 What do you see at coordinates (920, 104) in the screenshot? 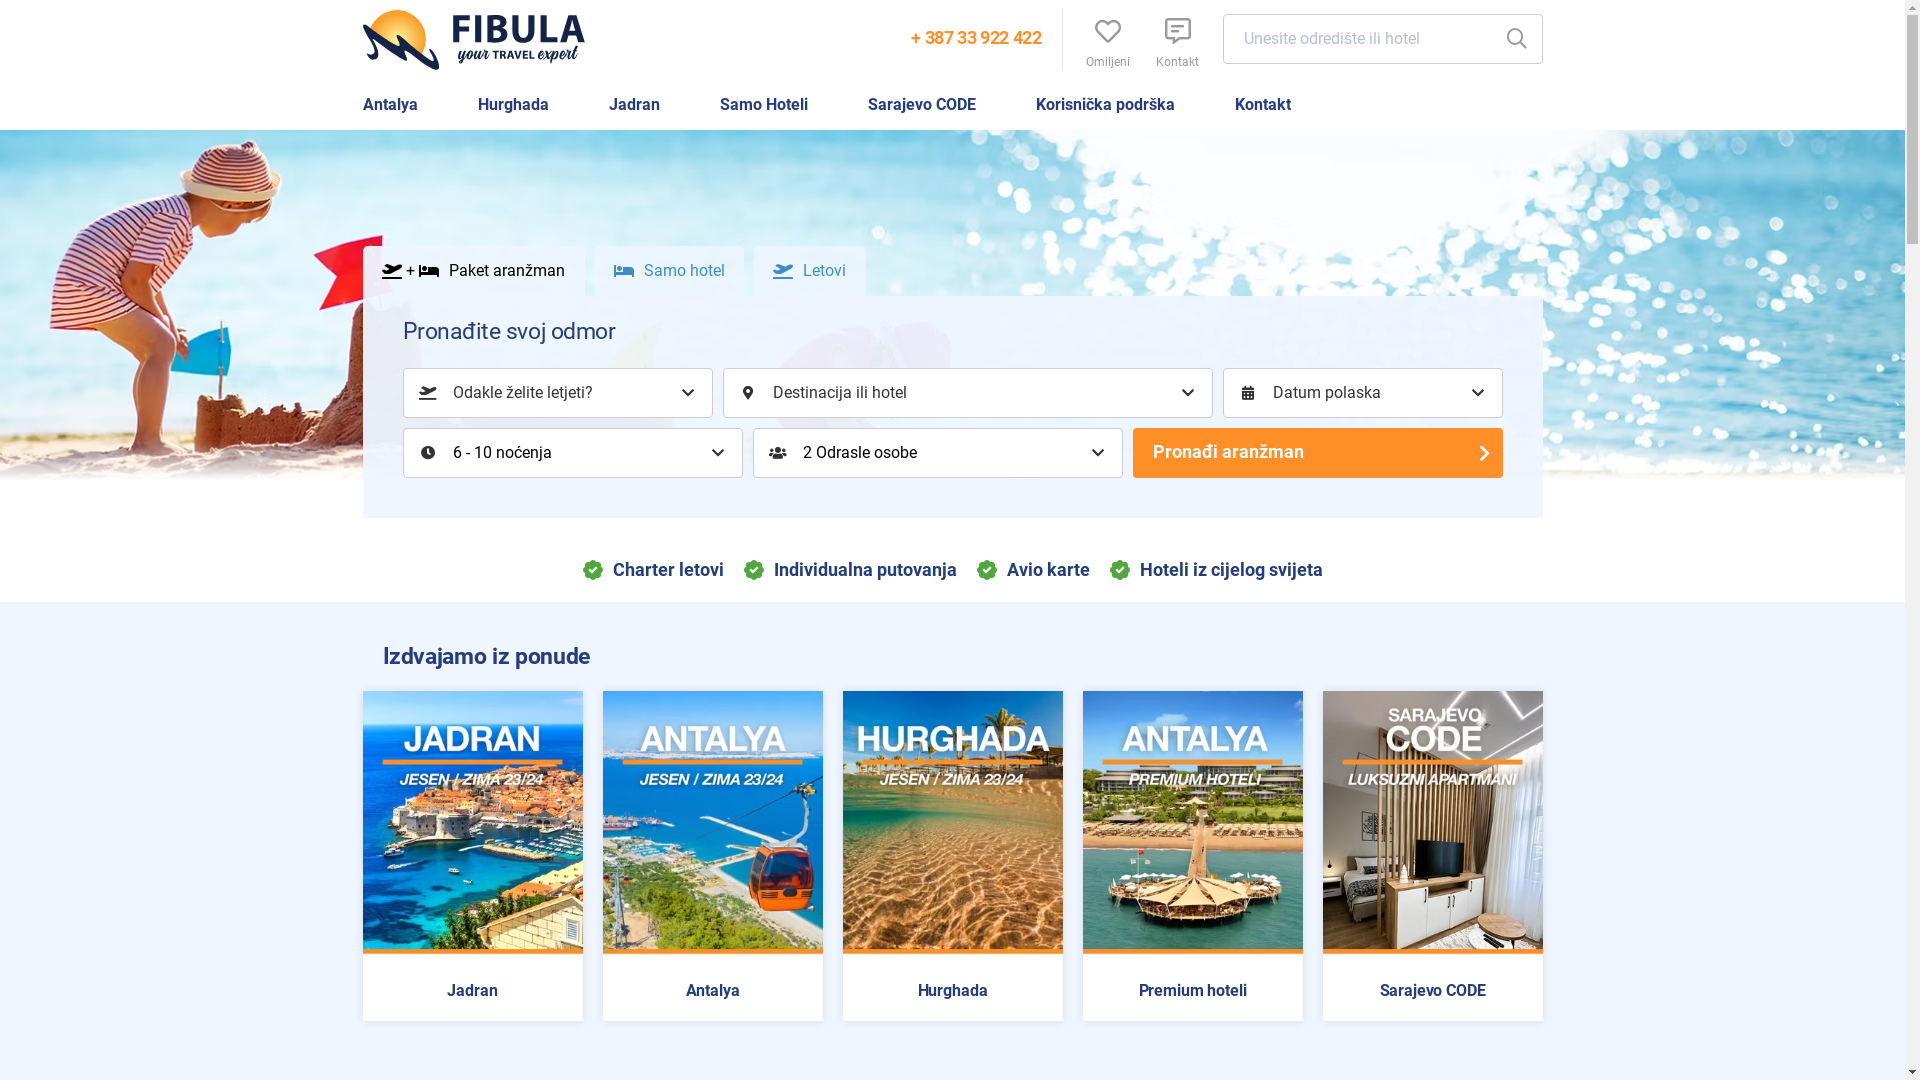
I see `'Sarajevo CODE'` at bounding box center [920, 104].